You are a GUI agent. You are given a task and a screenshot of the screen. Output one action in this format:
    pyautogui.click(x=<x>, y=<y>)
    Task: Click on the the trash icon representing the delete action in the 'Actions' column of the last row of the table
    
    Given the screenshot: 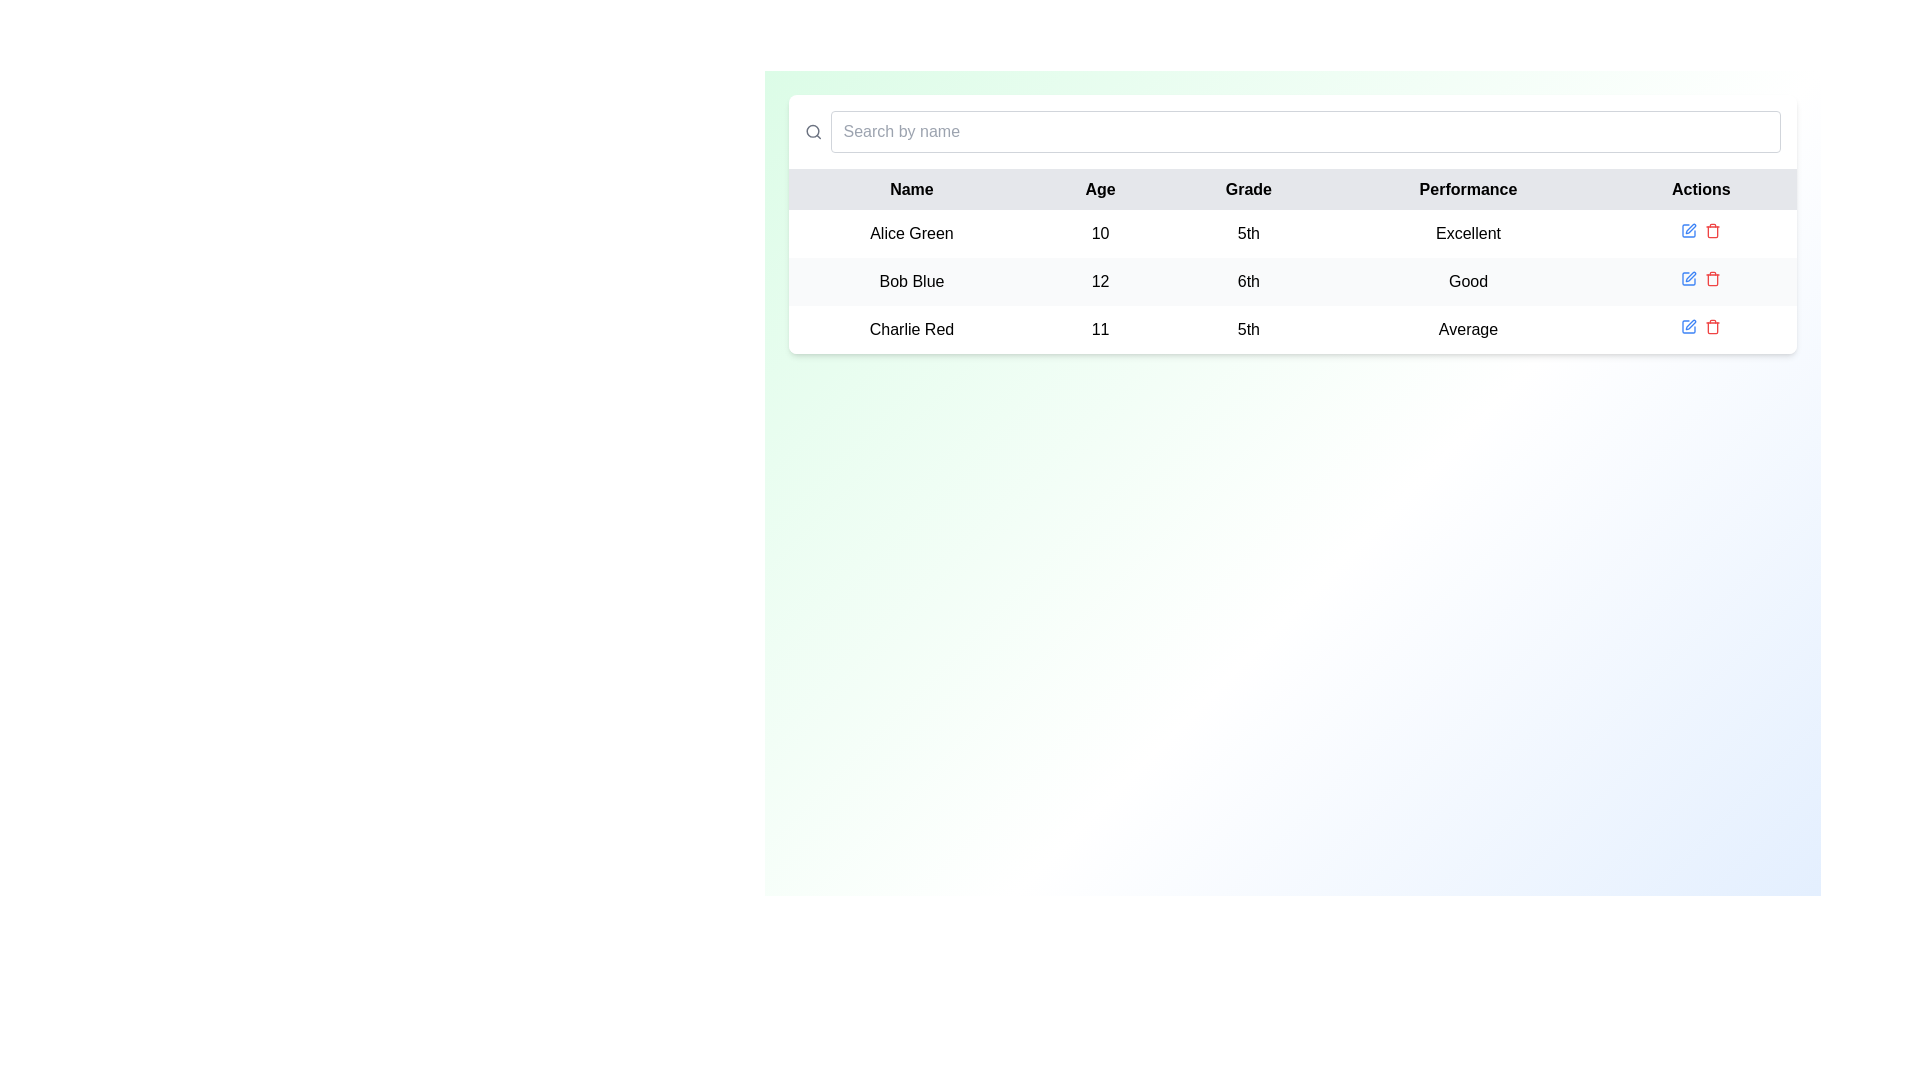 What is the action you would take?
    pyautogui.click(x=1712, y=327)
    